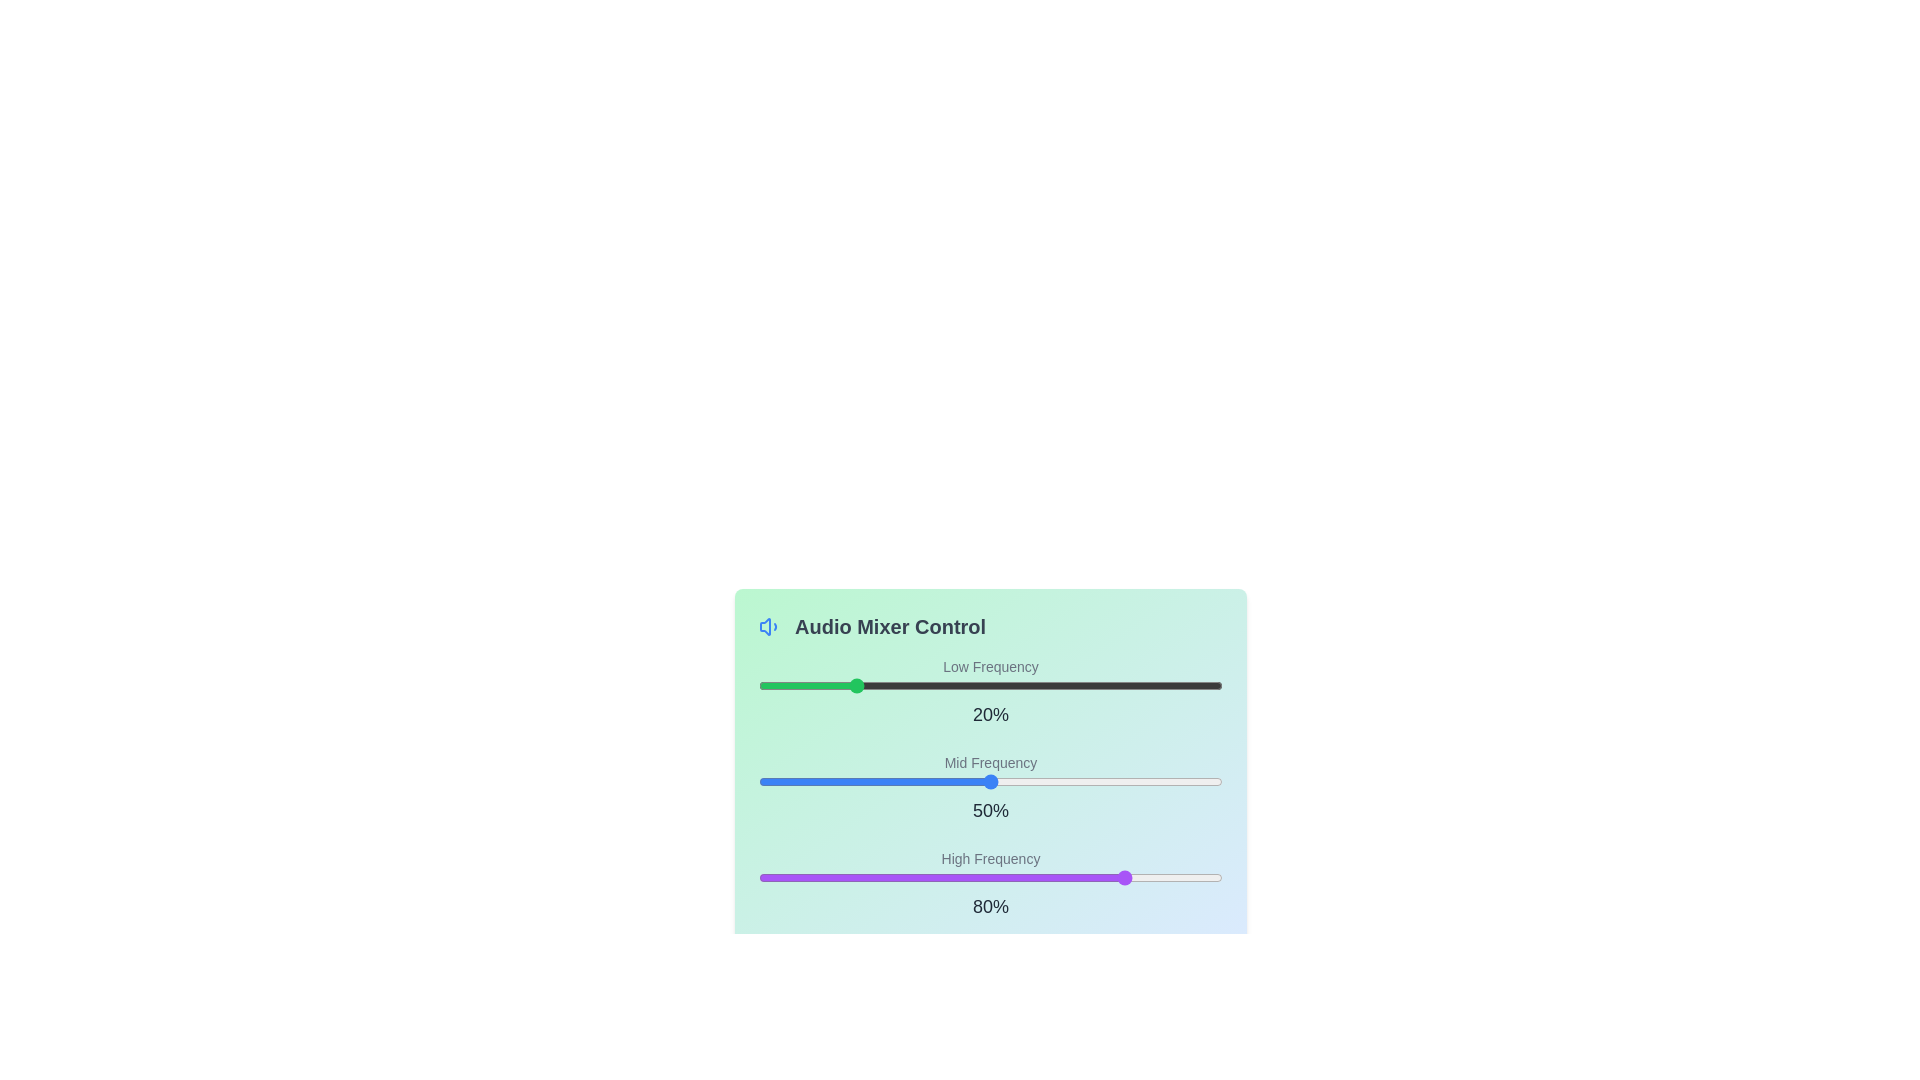 This screenshot has height=1080, width=1920. I want to click on the 'High Frequency' slider, so click(1018, 877).